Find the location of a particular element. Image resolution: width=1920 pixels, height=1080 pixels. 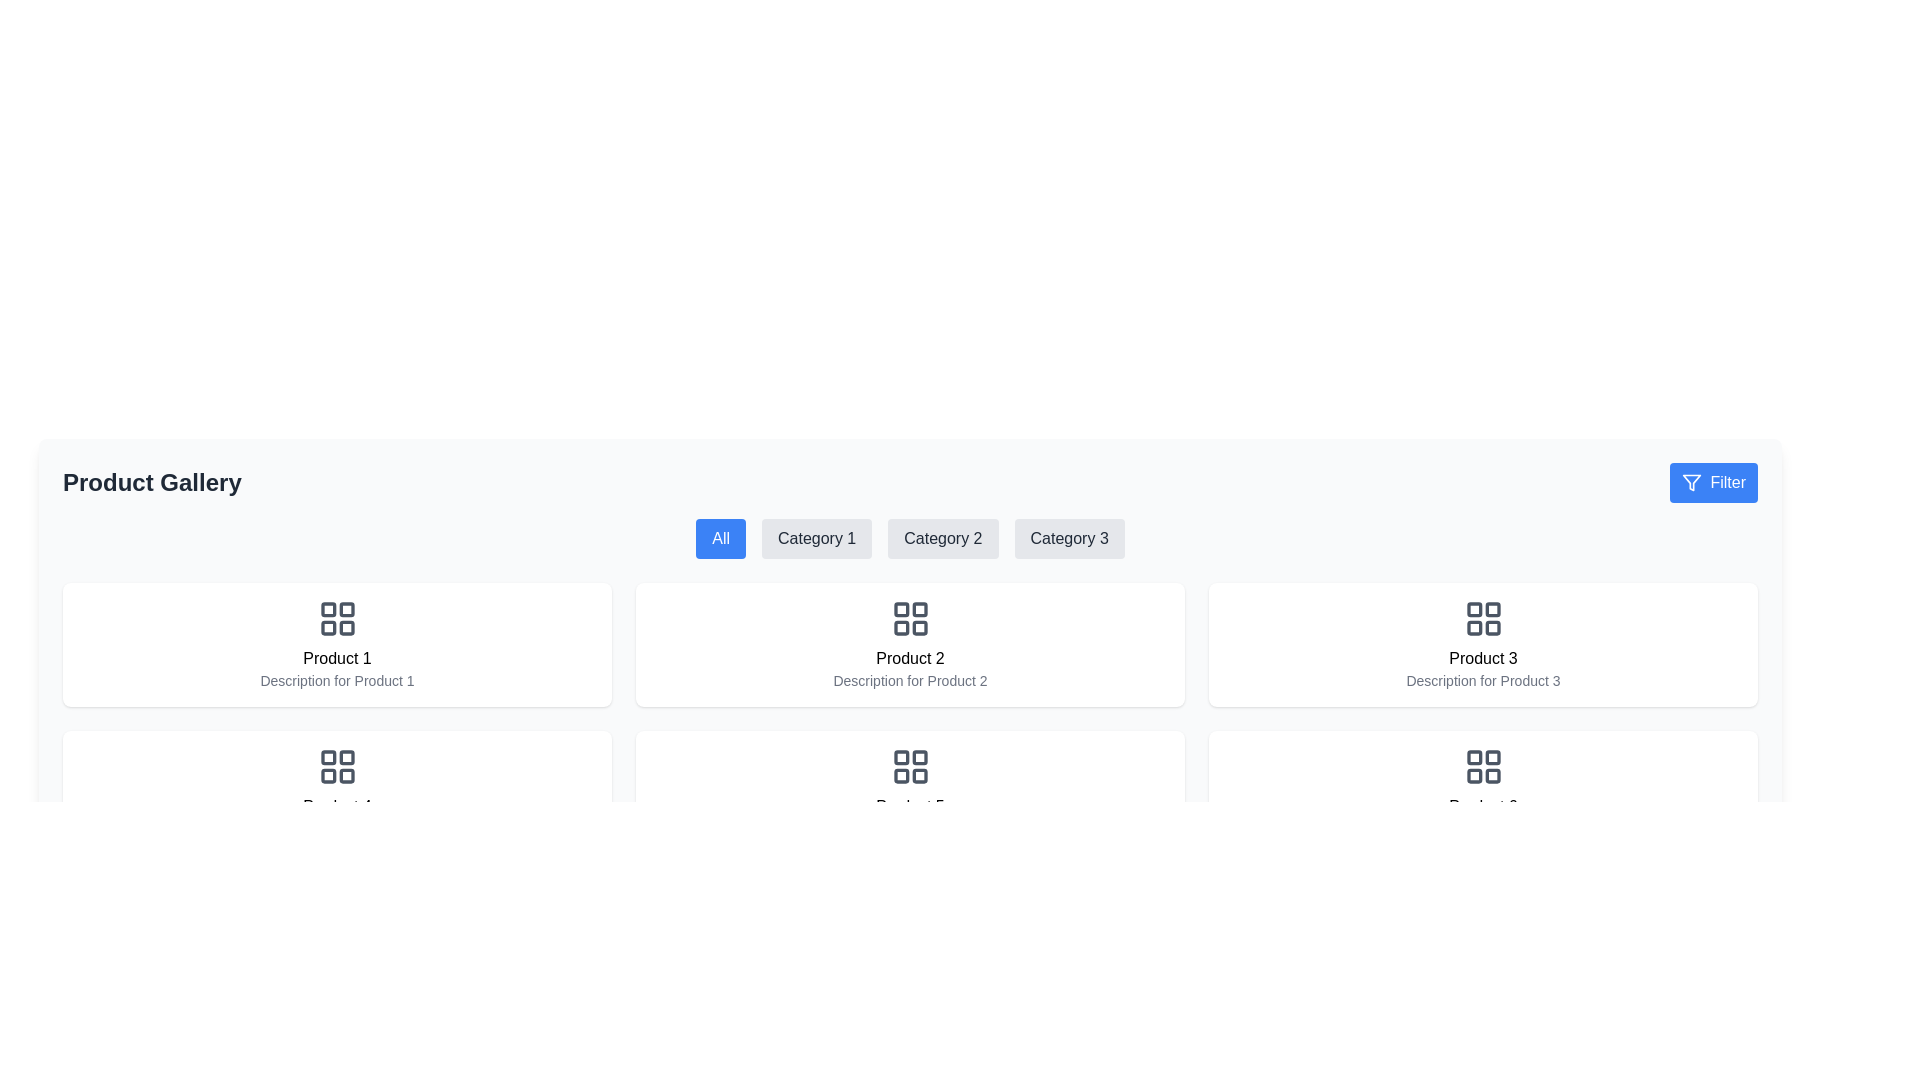

the small rounded rectangle in the top-left position of the 2x2 grid icon associated with 'Product 2' in the product gallery is located at coordinates (900, 608).